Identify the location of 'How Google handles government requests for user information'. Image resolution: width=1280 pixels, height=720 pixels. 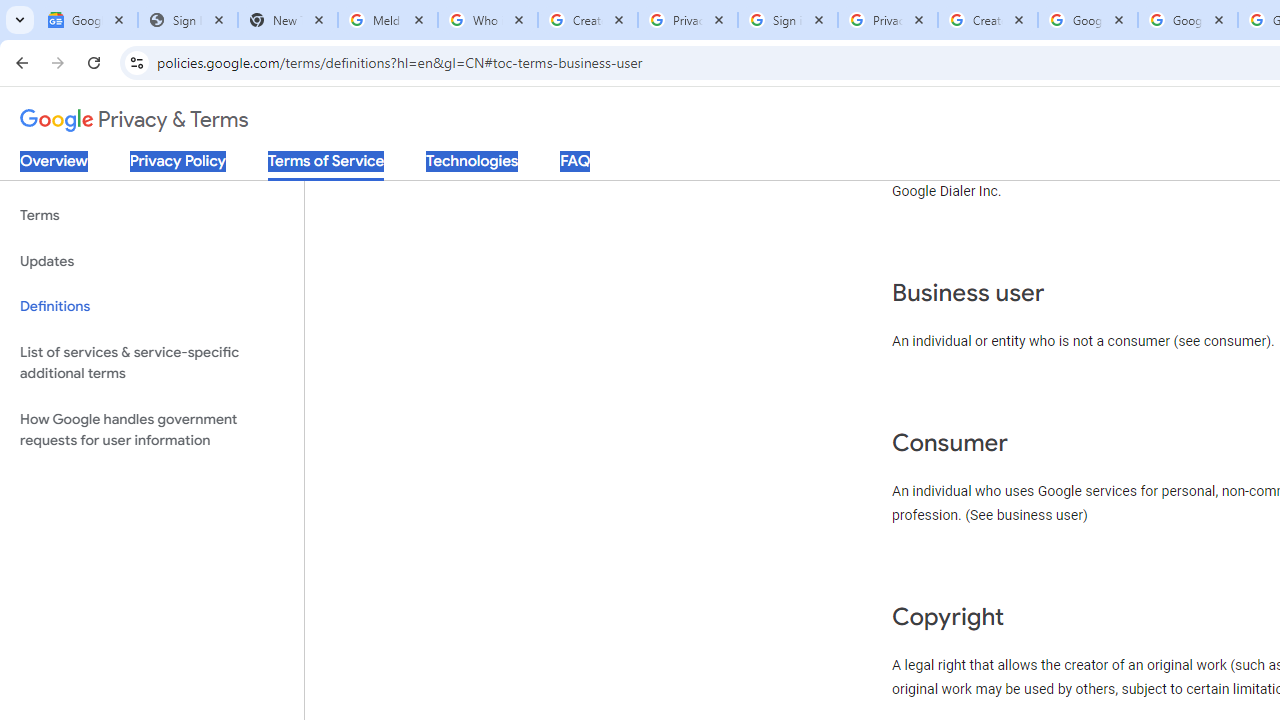
(151, 428).